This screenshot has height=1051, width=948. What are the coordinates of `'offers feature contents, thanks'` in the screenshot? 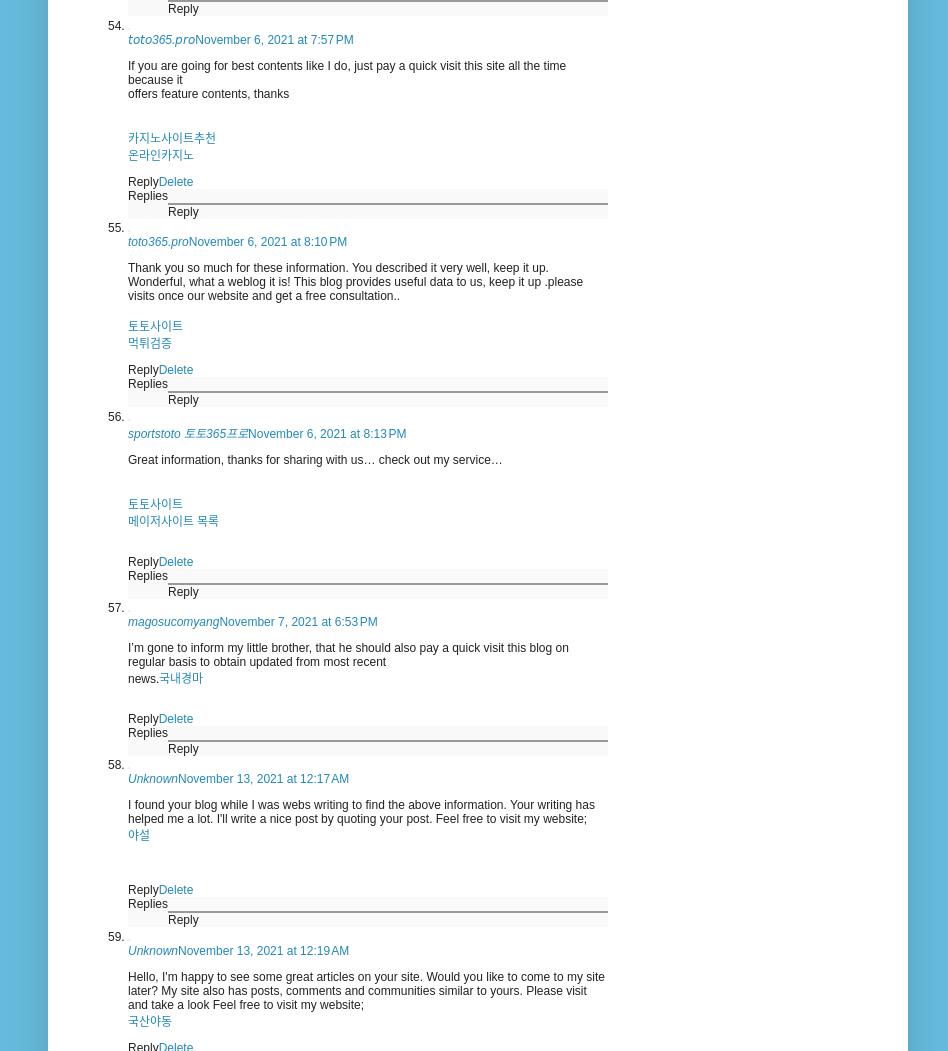 It's located at (207, 93).